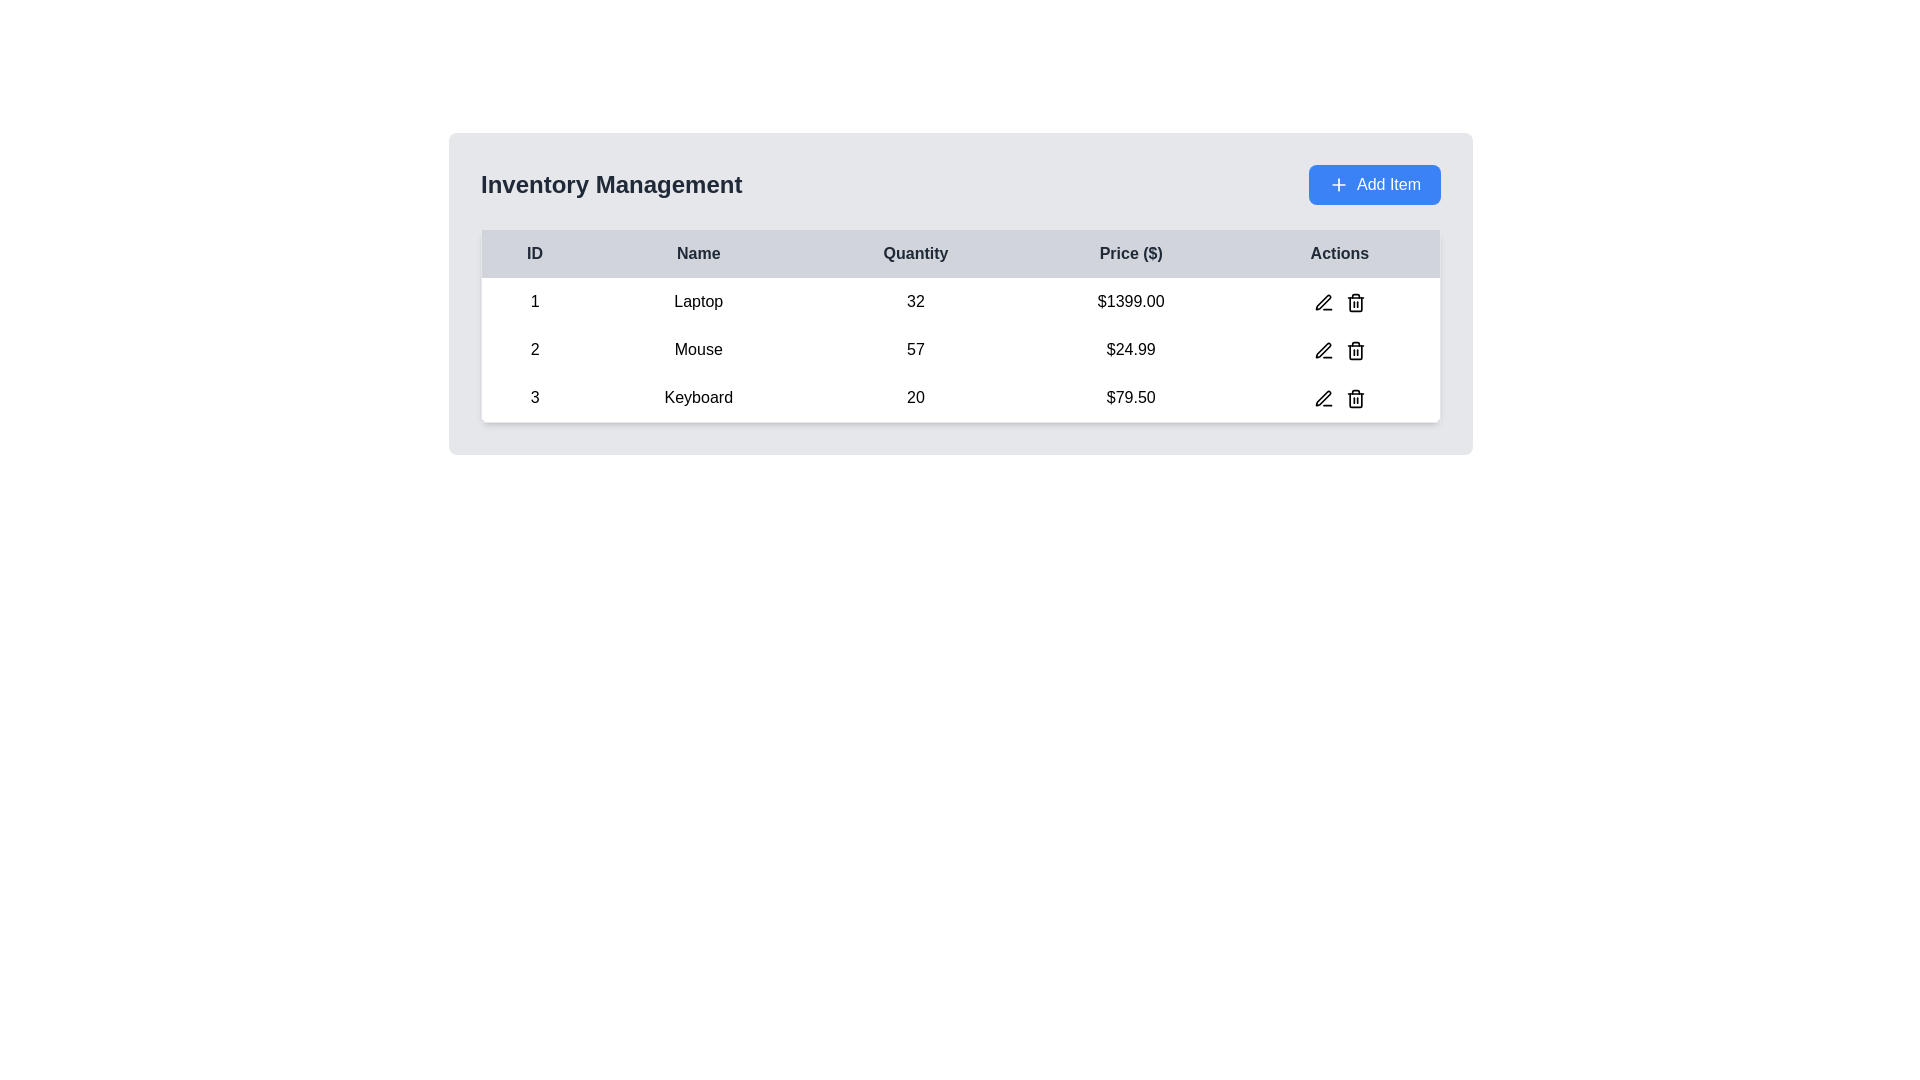 Image resolution: width=1920 pixels, height=1080 pixels. Describe the element at coordinates (698, 398) in the screenshot. I see `the static text label displaying 'Keyboard' in the second column of the third row of the 'Inventory Management' table` at that location.